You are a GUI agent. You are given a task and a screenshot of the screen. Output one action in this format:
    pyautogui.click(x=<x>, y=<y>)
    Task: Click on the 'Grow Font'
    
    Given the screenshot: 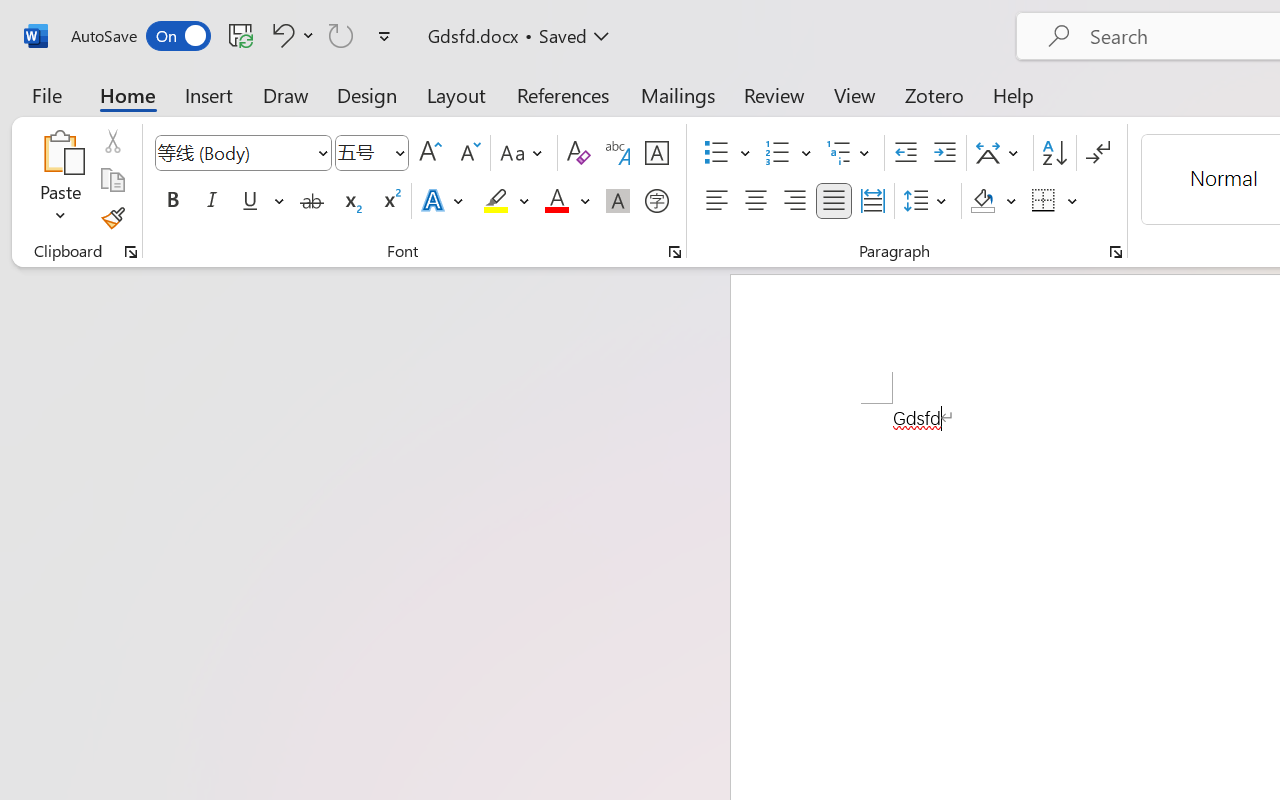 What is the action you would take?
    pyautogui.click(x=429, y=153)
    